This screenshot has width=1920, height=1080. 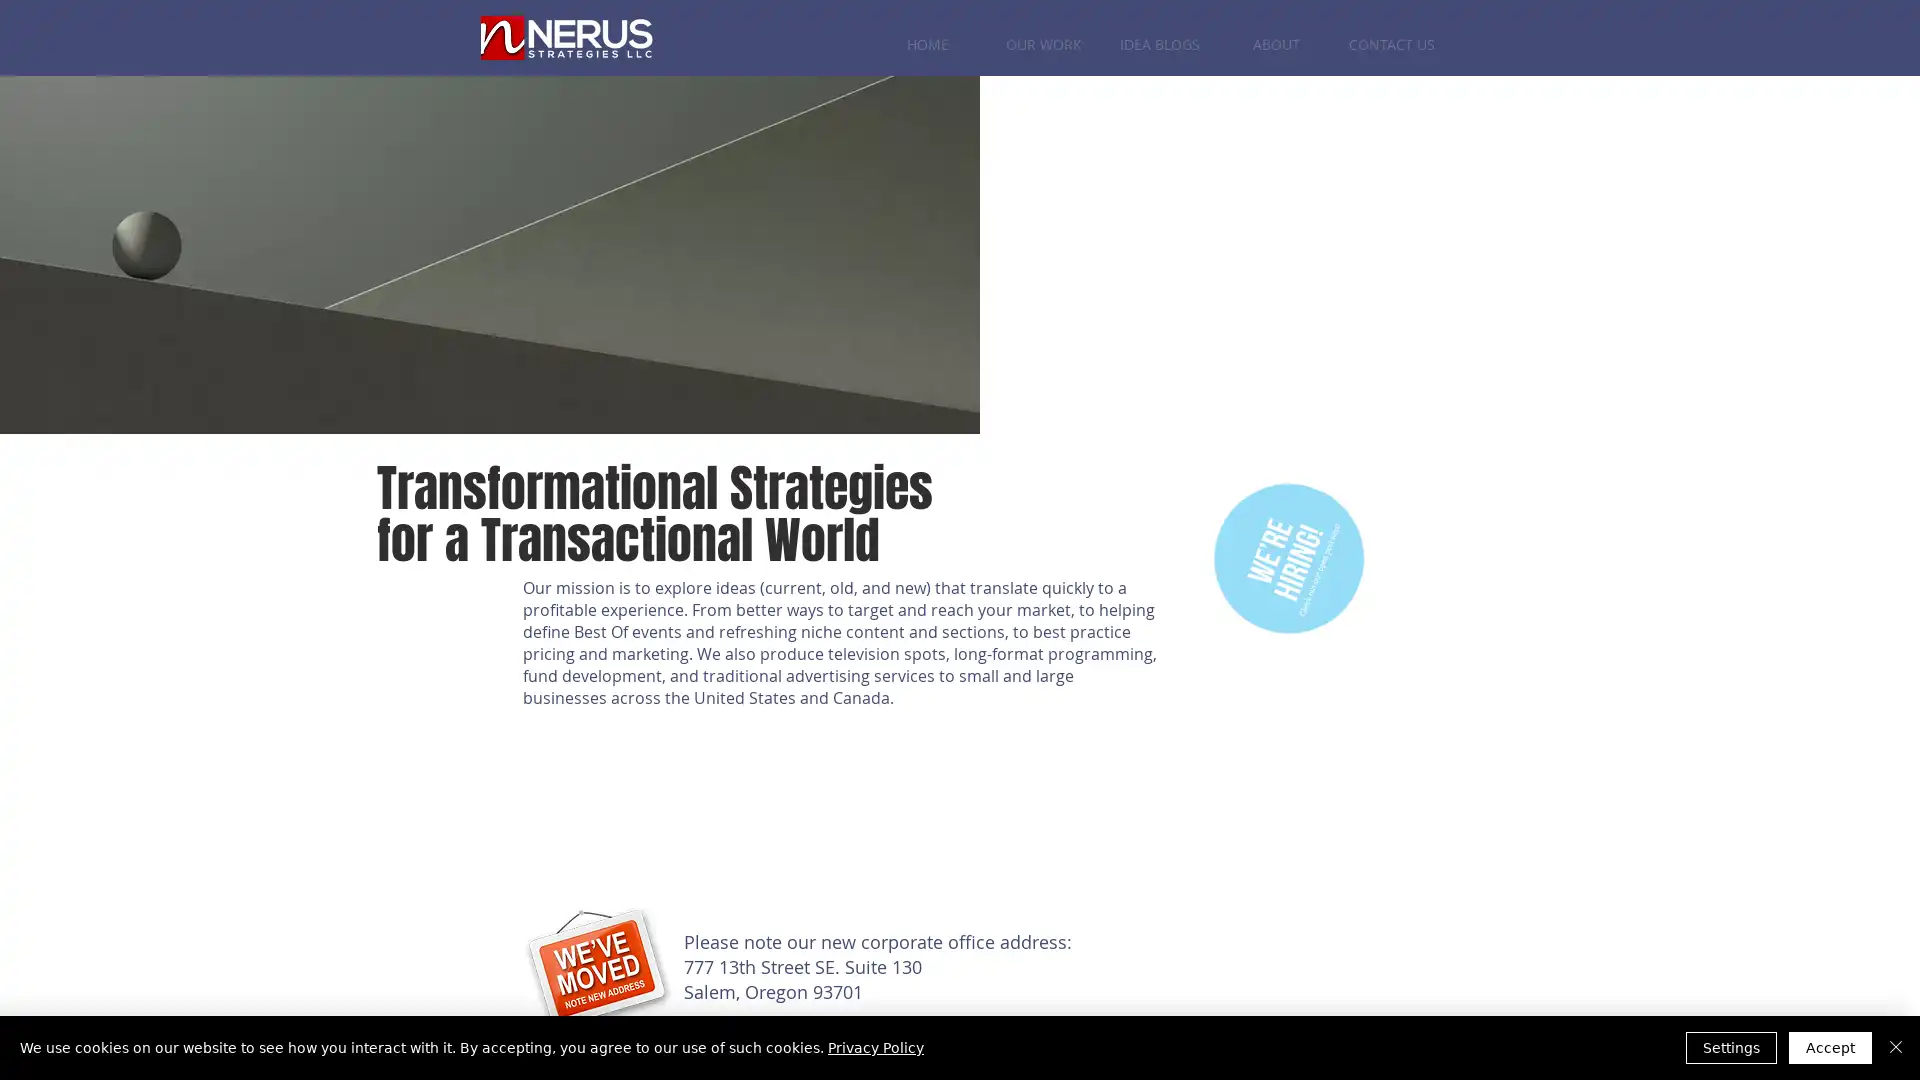 I want to click on Accept, so click(x=1830, y=1047).